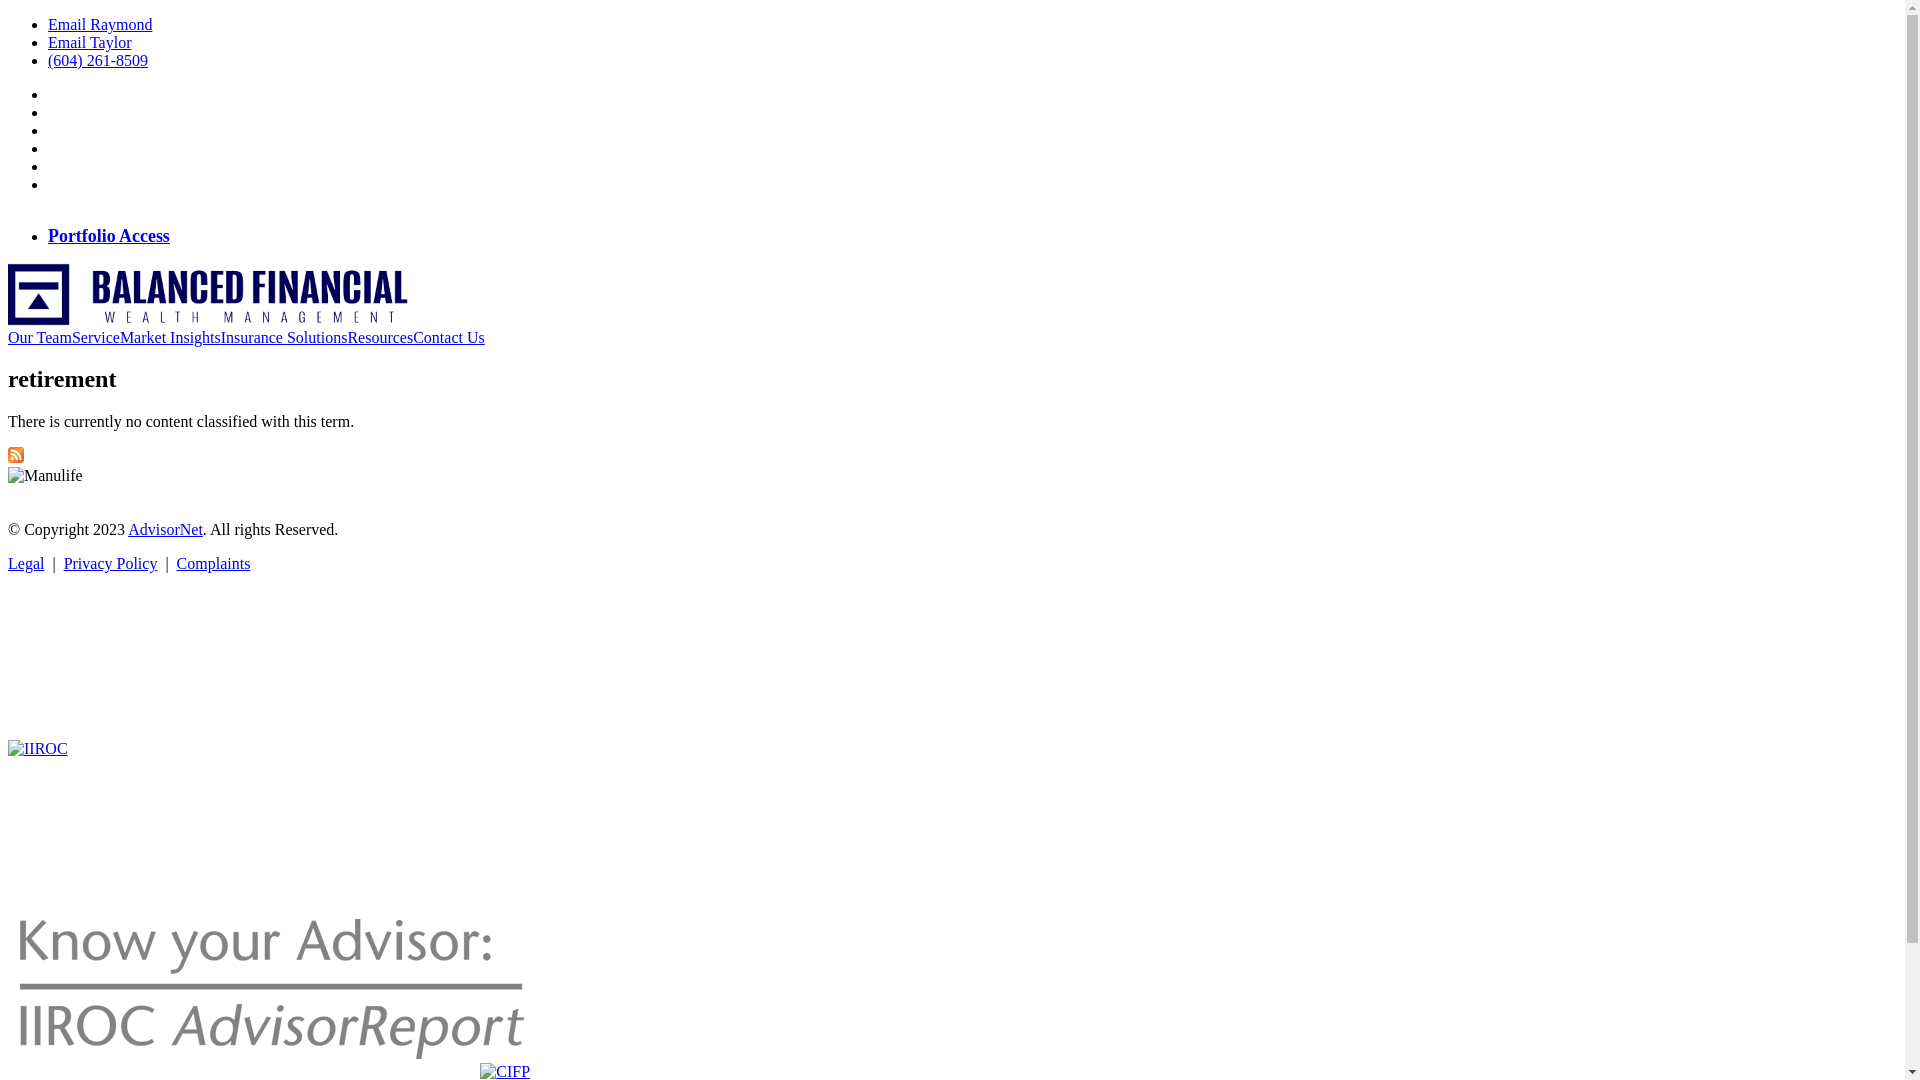 This screenshot has height=1080, width=1920. I want to click on 'Email Taylor', so click(88, 42).